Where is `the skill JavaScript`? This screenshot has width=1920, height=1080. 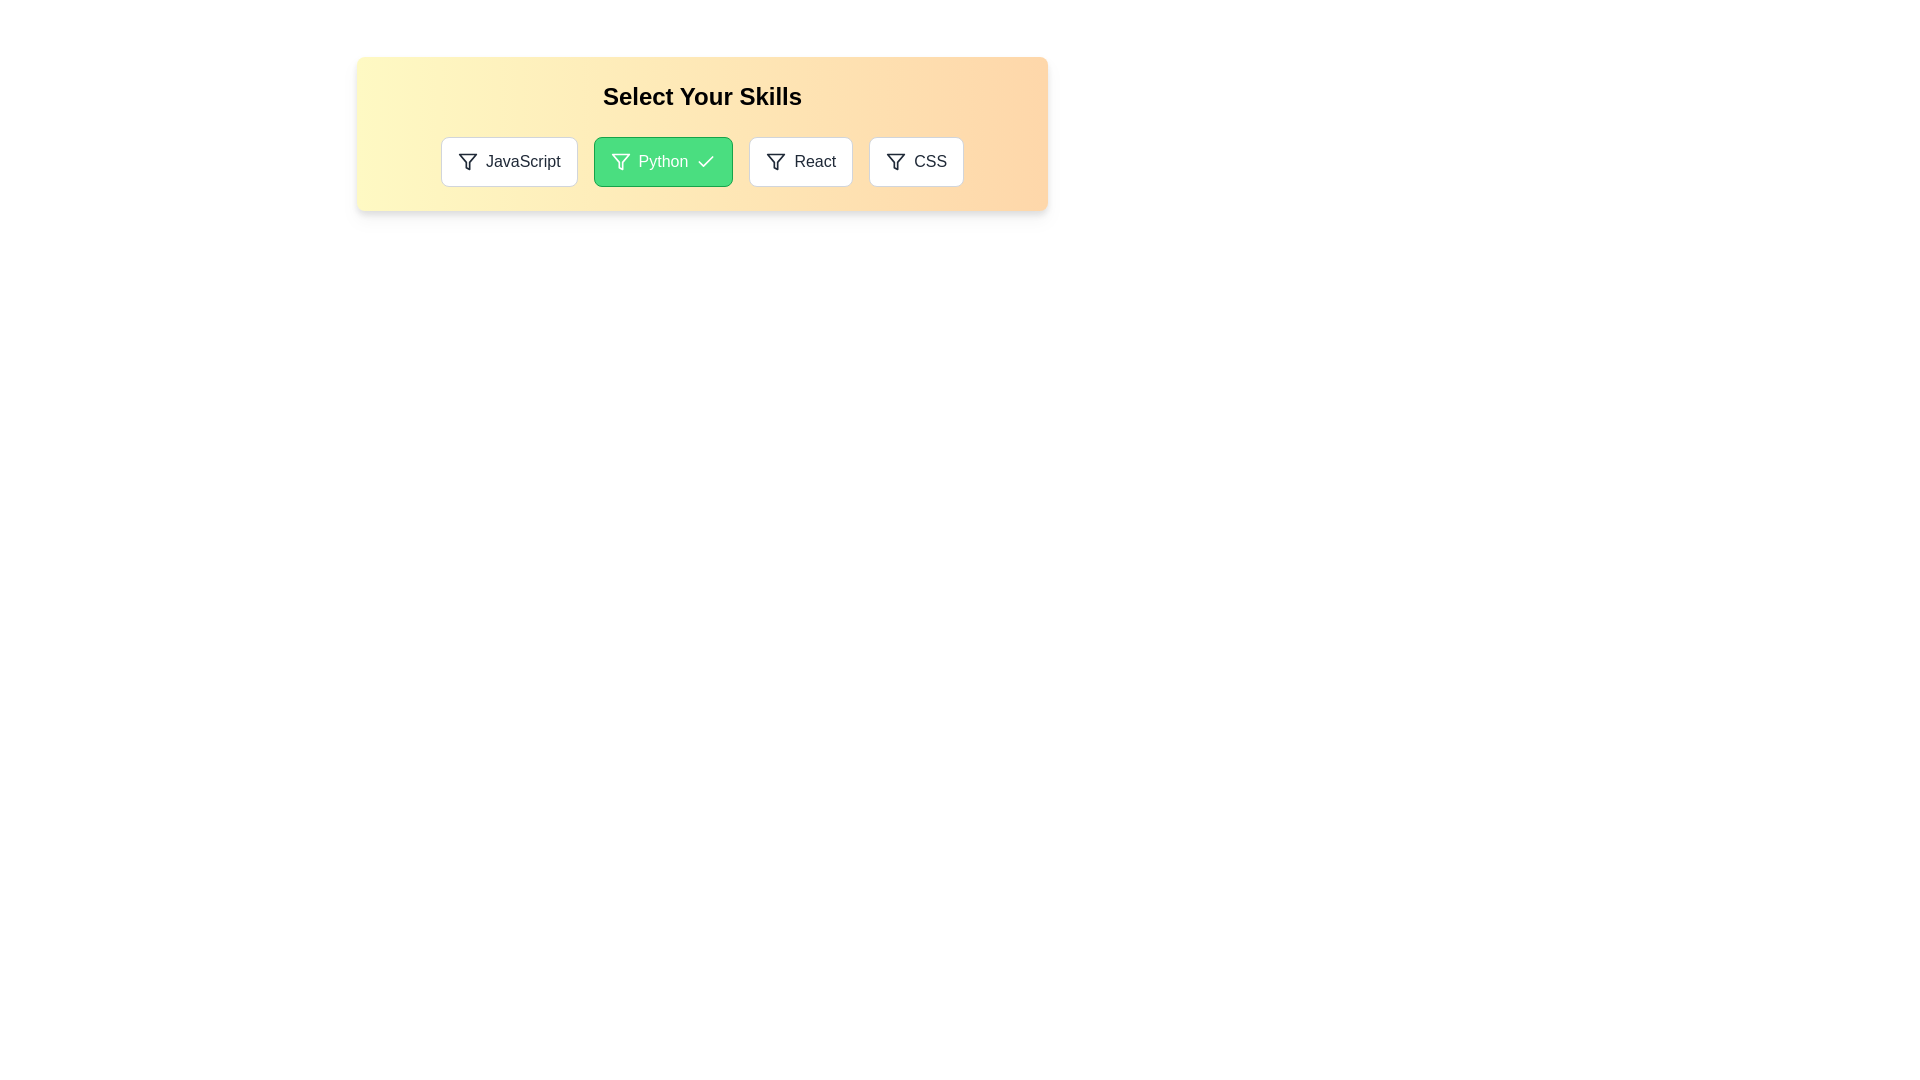
the skill JavaScript is located at coordinates (509, 161).